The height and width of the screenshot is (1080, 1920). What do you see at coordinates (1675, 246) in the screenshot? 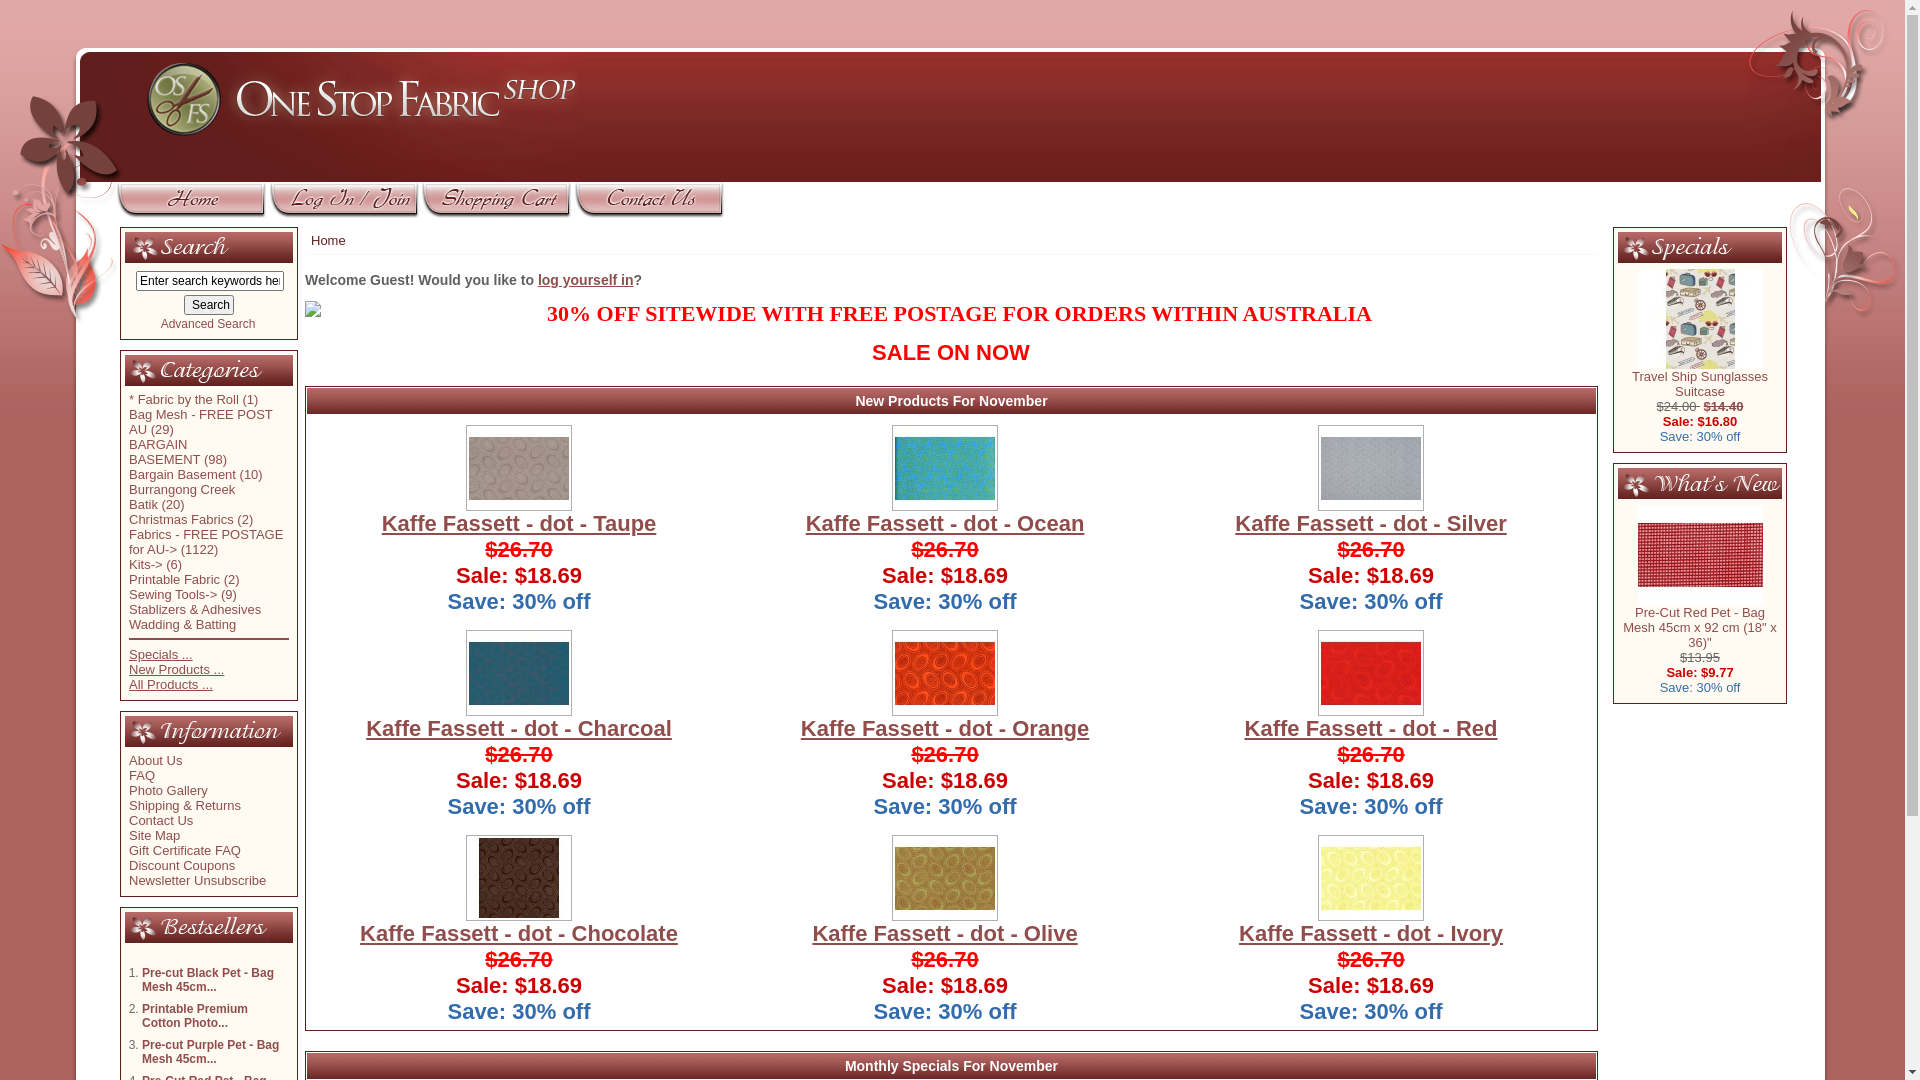
I see `' Spcials '` at bounding box center [1675, 246].